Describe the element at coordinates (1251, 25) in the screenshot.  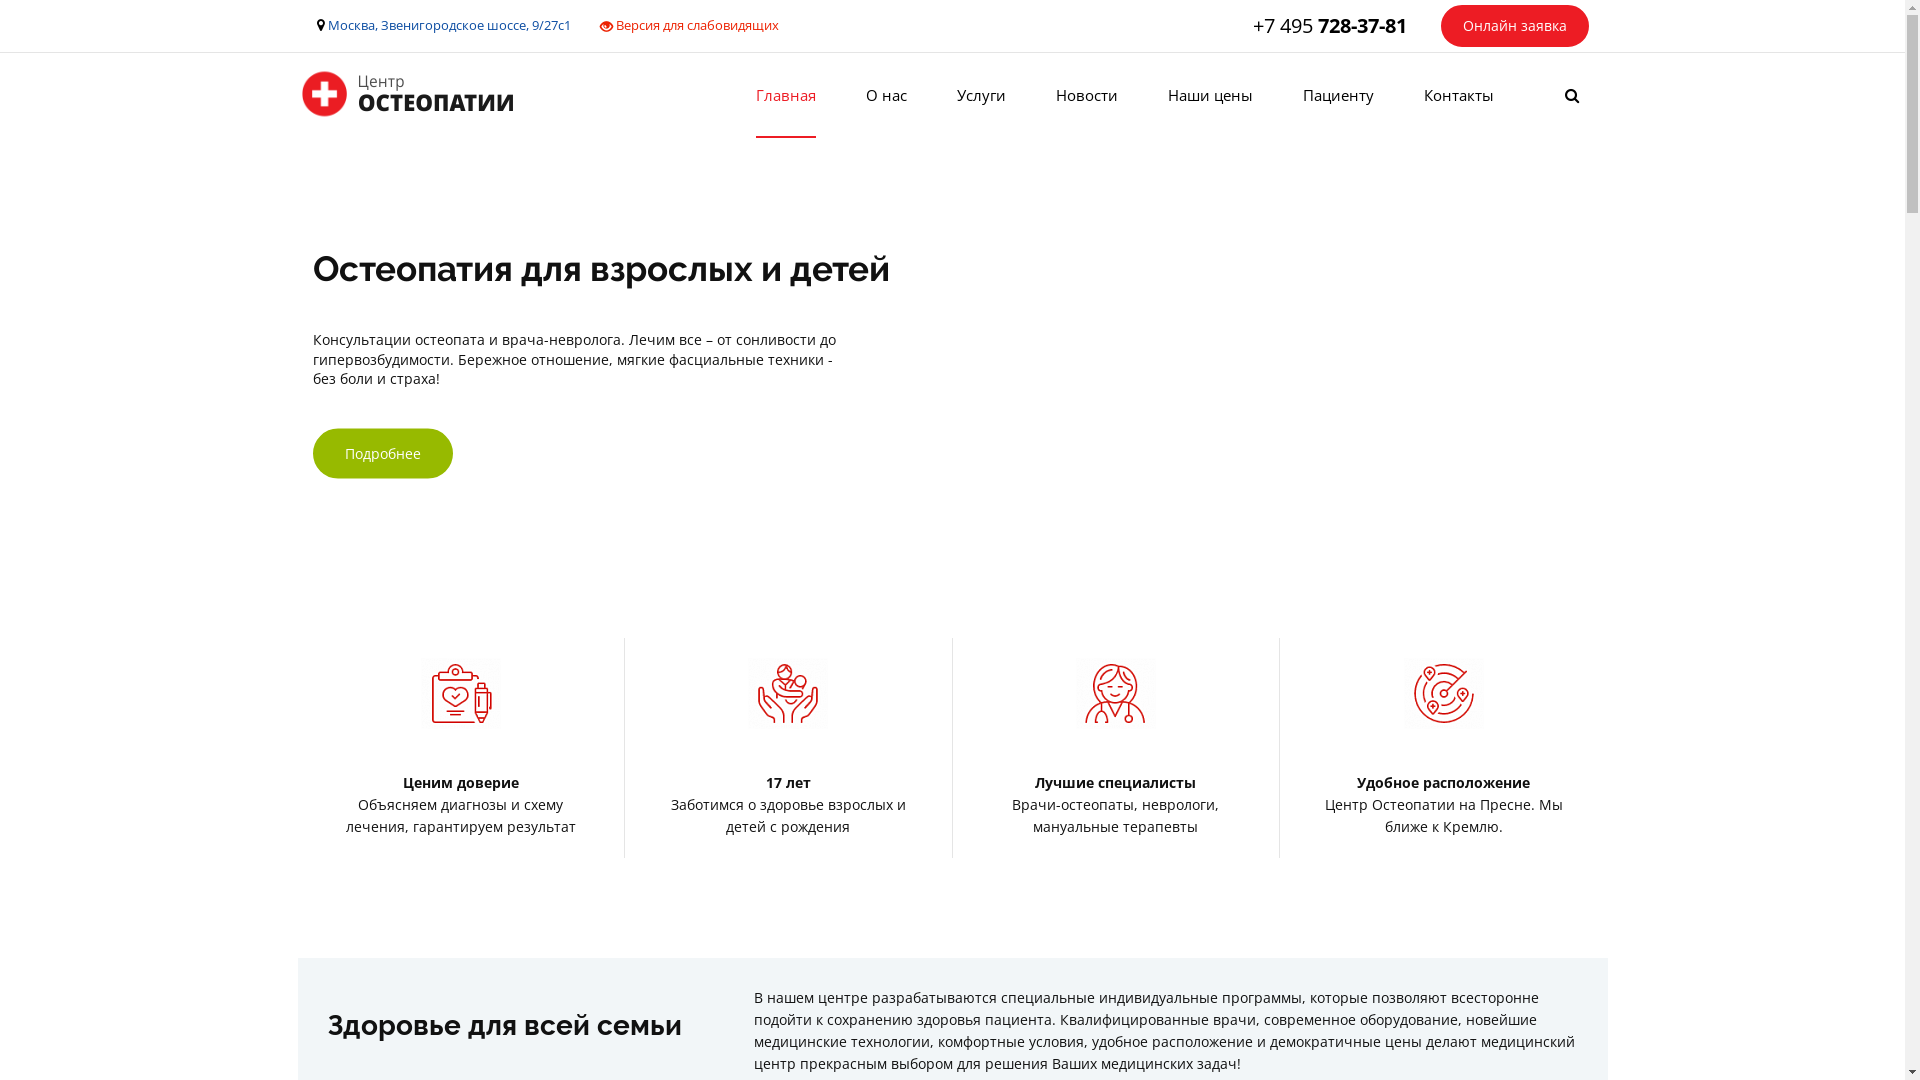
I see `'+7 495 728-37-81'` at that location.